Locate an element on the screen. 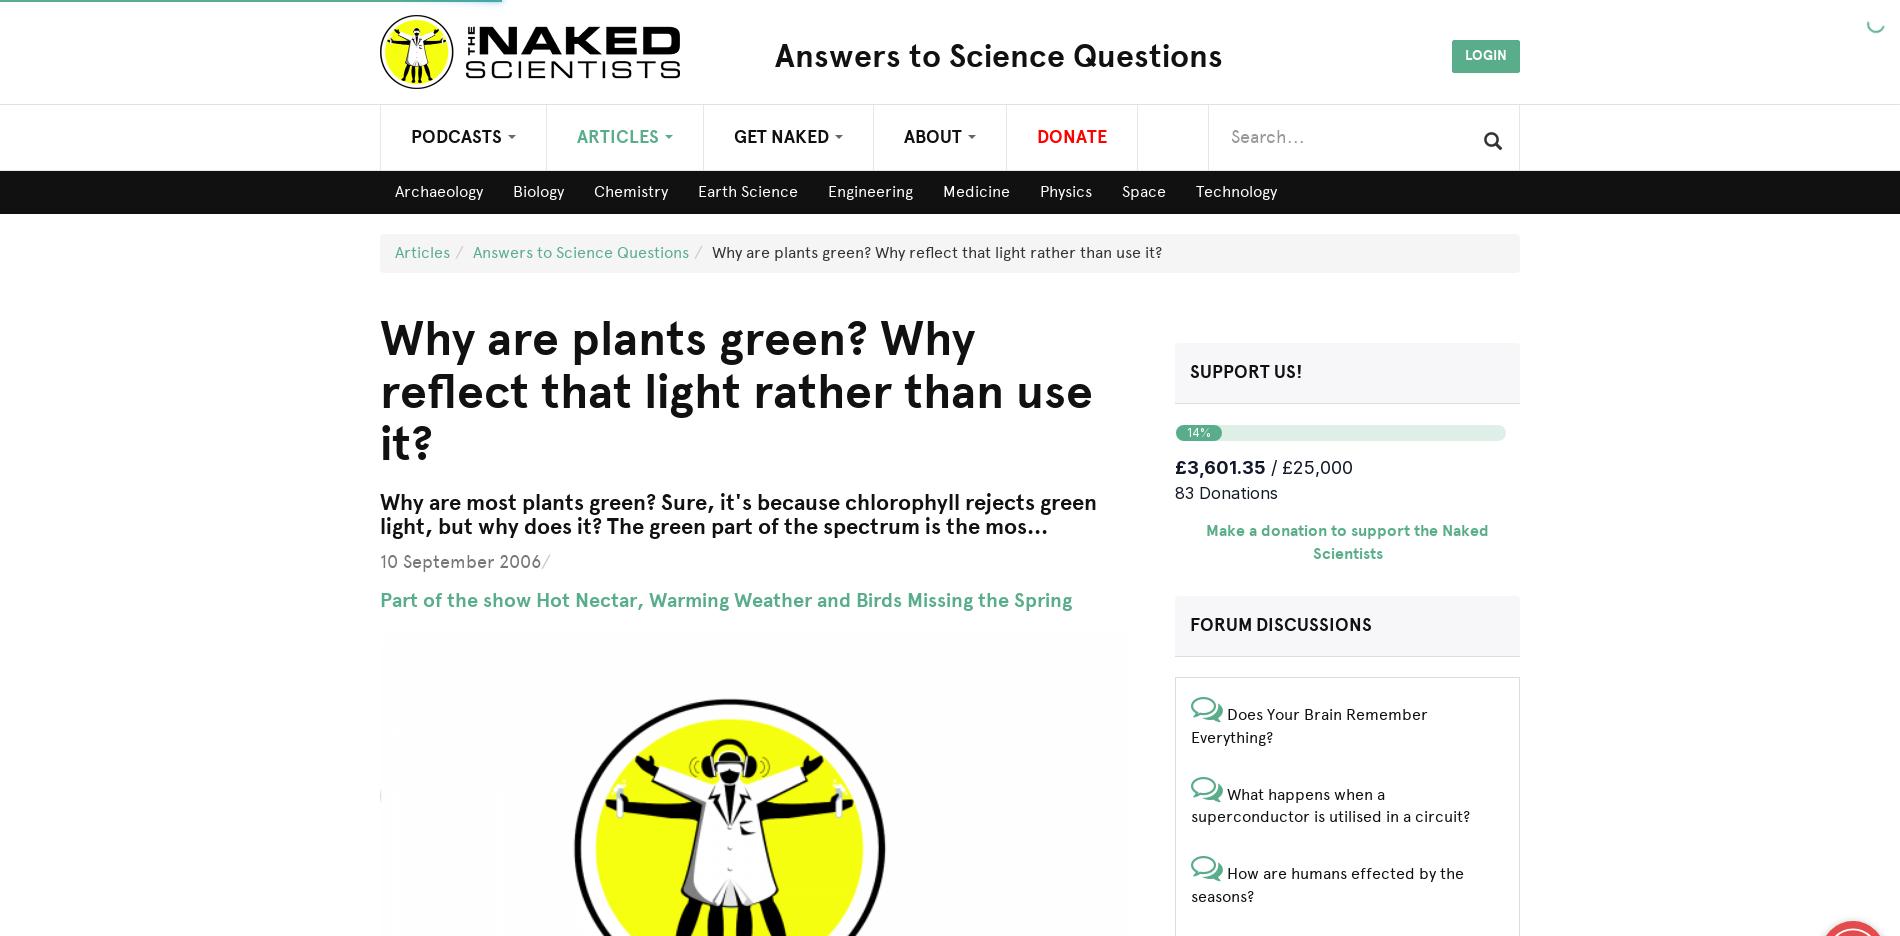  'What happens when a superconductor is utilised in a circuit?' is located at coordinates (1329, 803).